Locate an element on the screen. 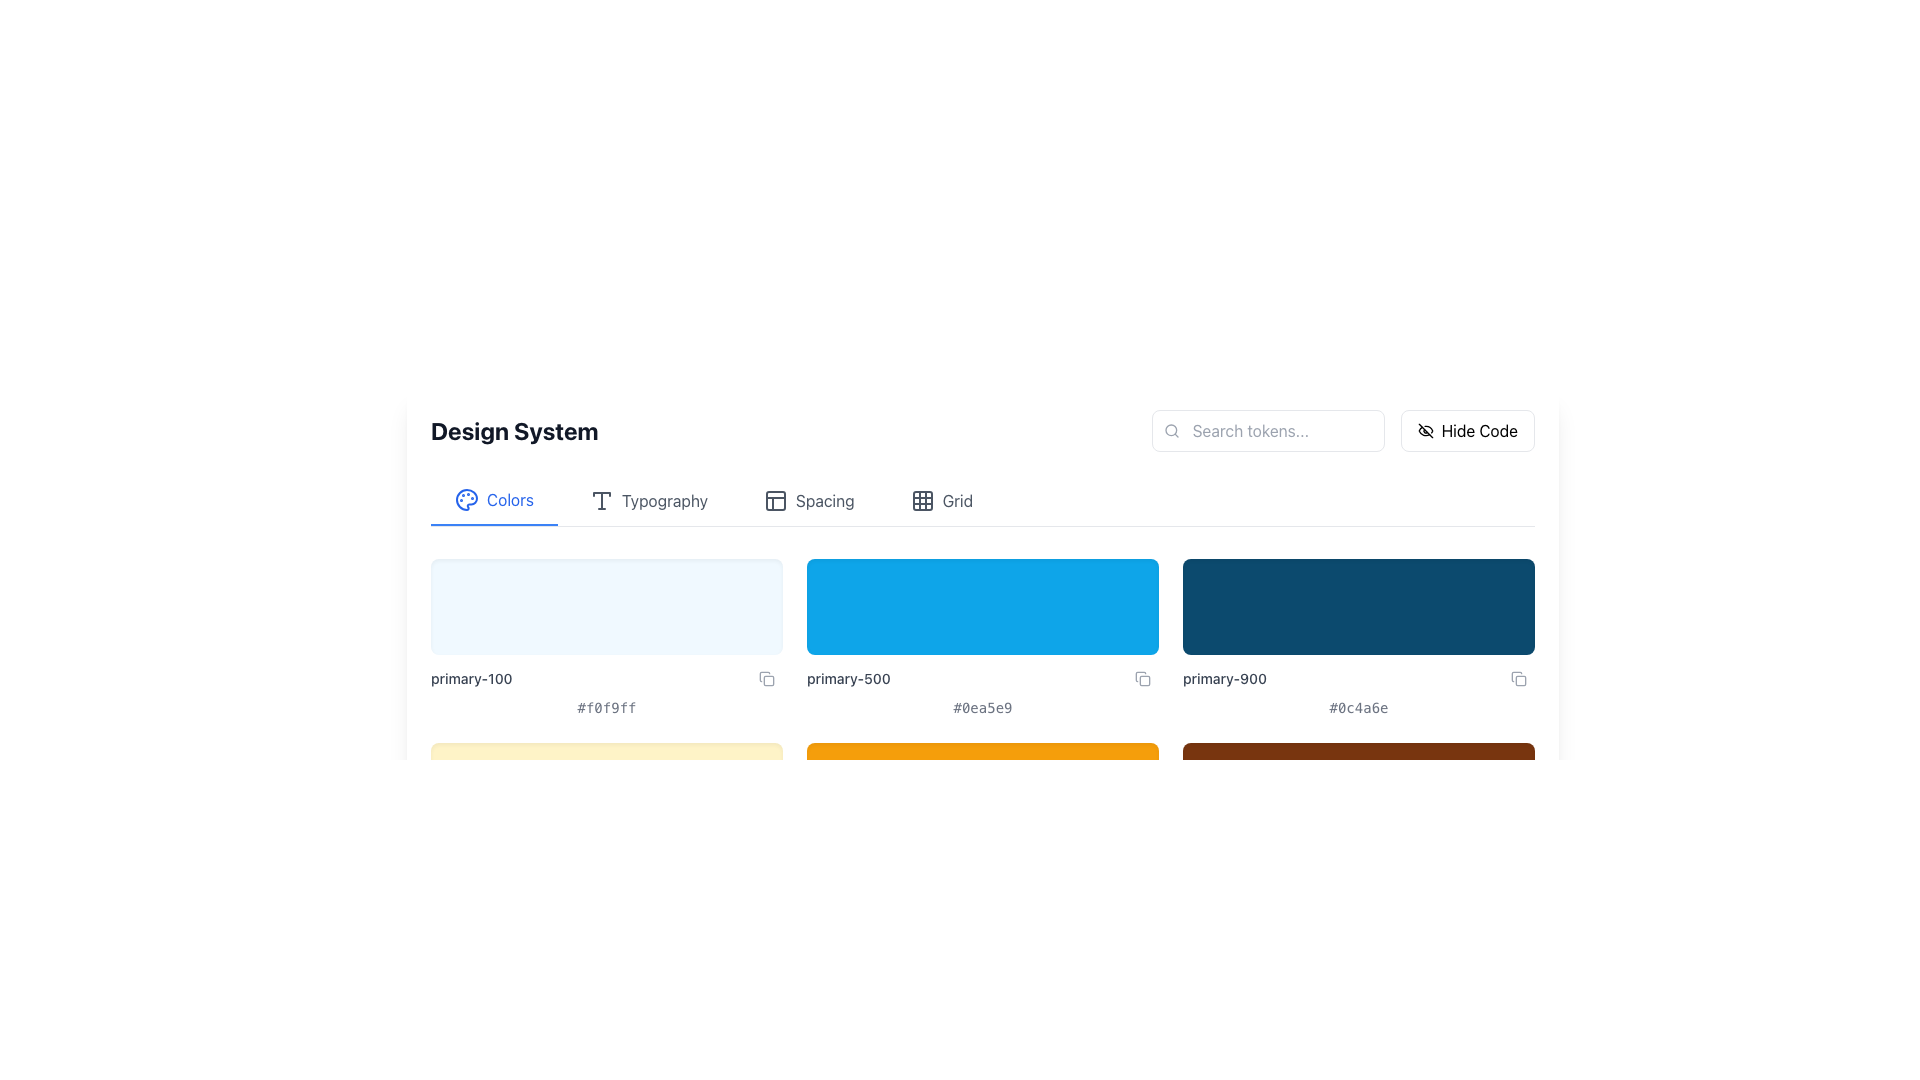 This screenshot has width=1920, height=1080. the 'copy to clipboard' icon button located under the 'Colors' tab, positioned to the right of the 'primary-500' panel and aligned with the 'primary-900' panel is located at coordinates (1142, 677).